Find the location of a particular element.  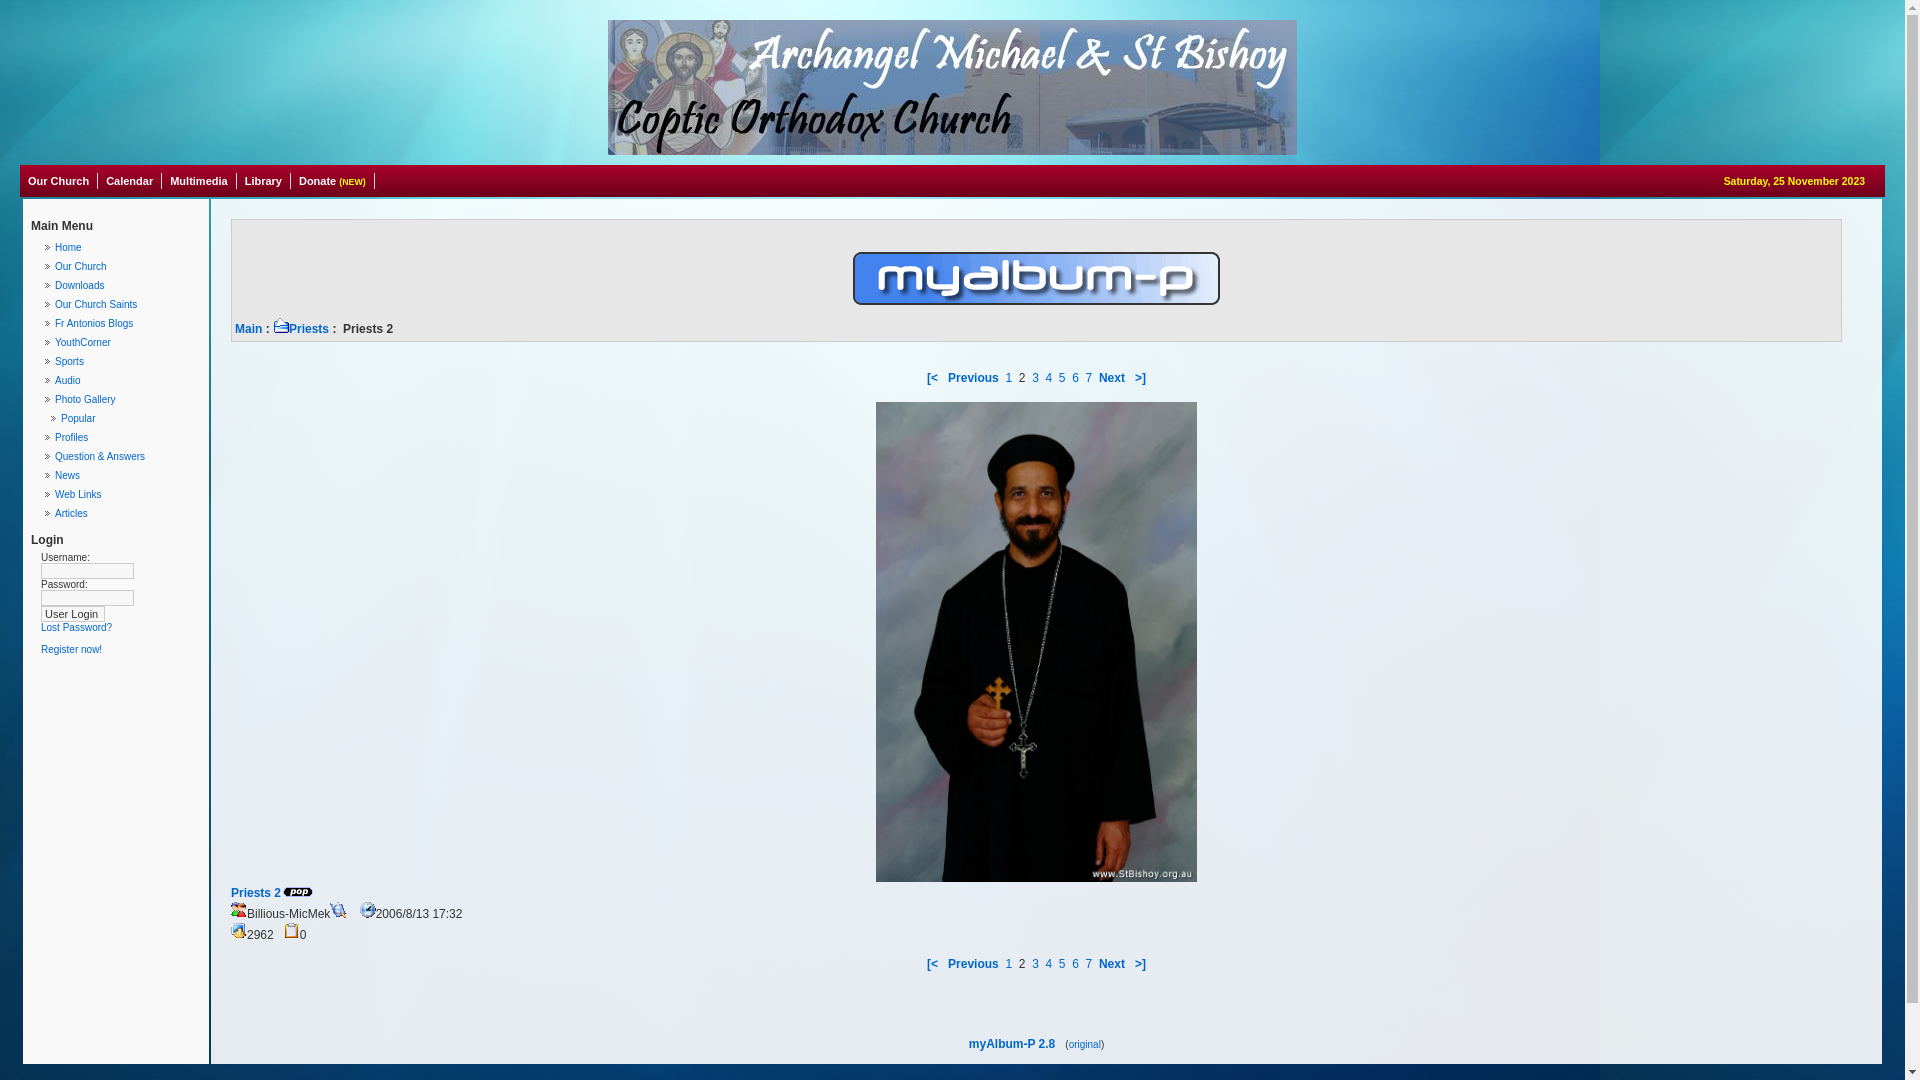

'Comments' is located at coordinates (291, 930).